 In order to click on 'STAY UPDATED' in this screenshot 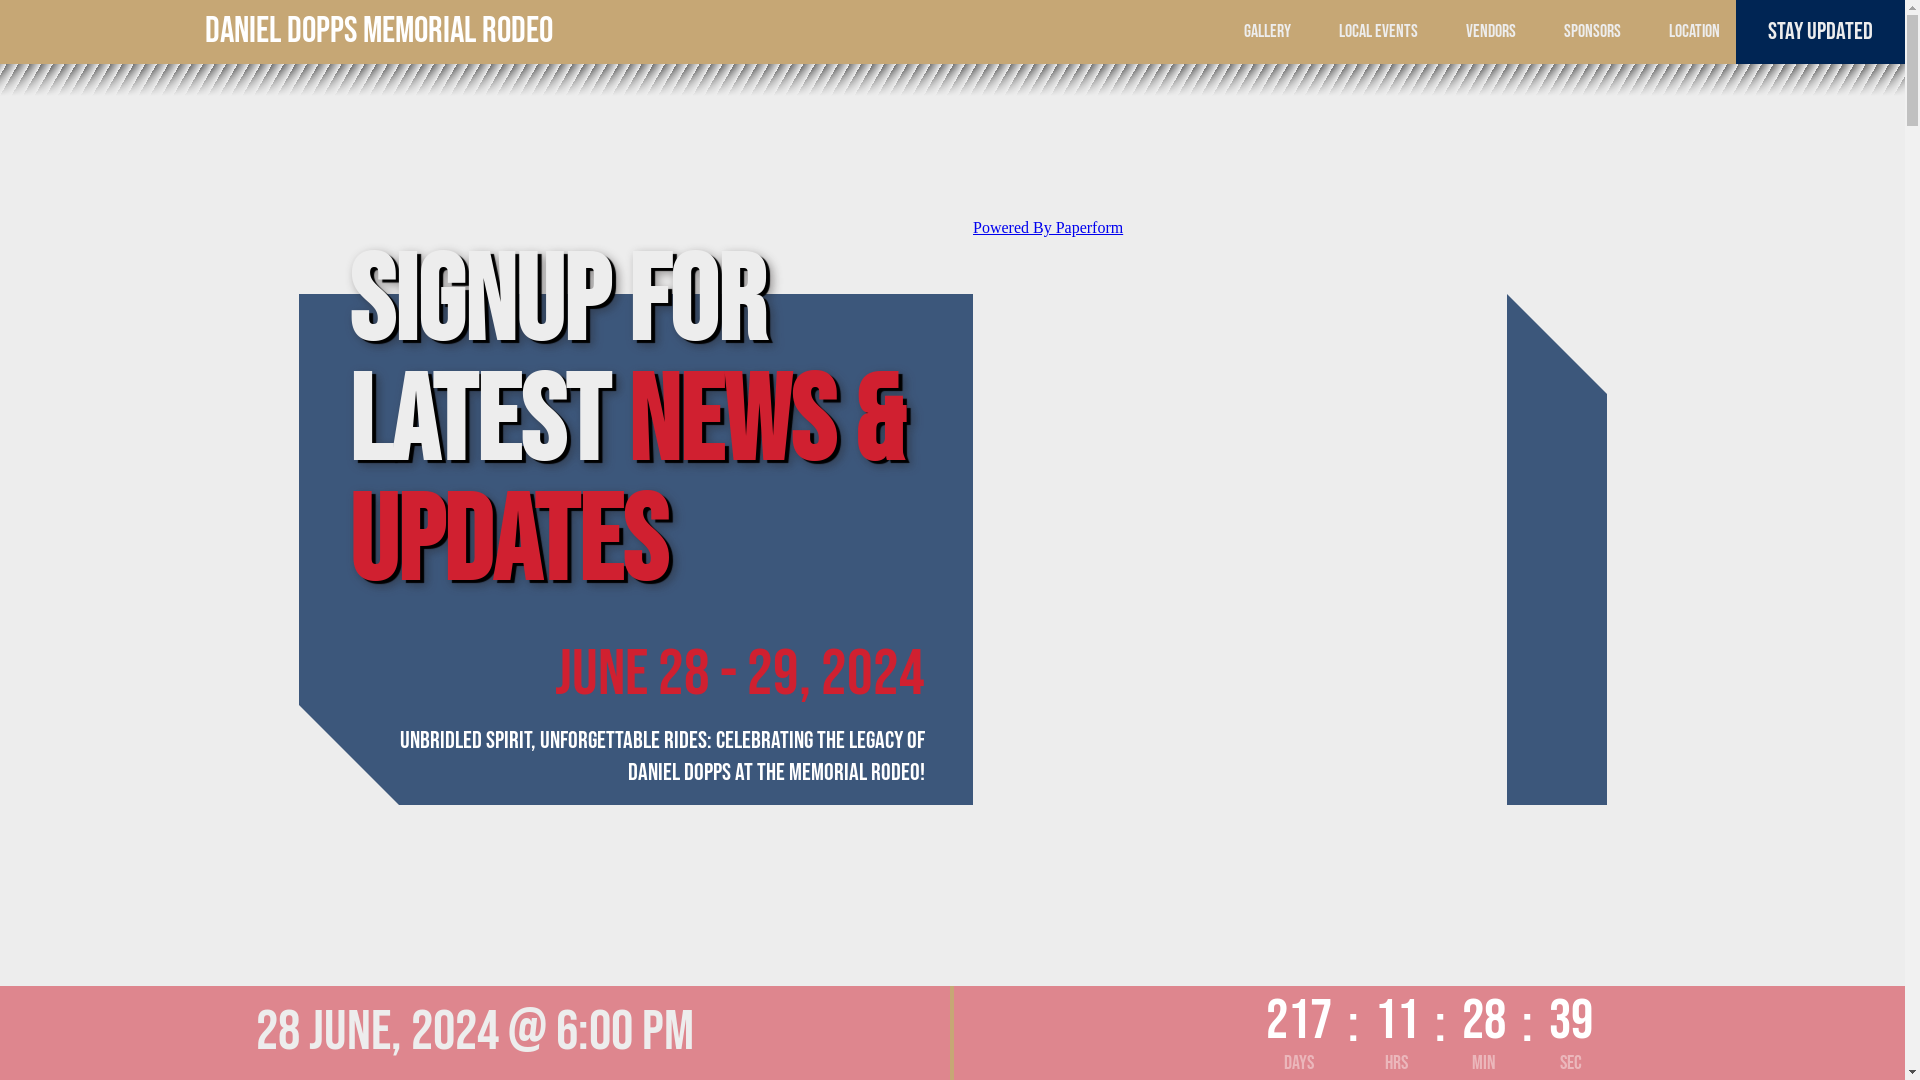, I will do `click(1820, 31)`.